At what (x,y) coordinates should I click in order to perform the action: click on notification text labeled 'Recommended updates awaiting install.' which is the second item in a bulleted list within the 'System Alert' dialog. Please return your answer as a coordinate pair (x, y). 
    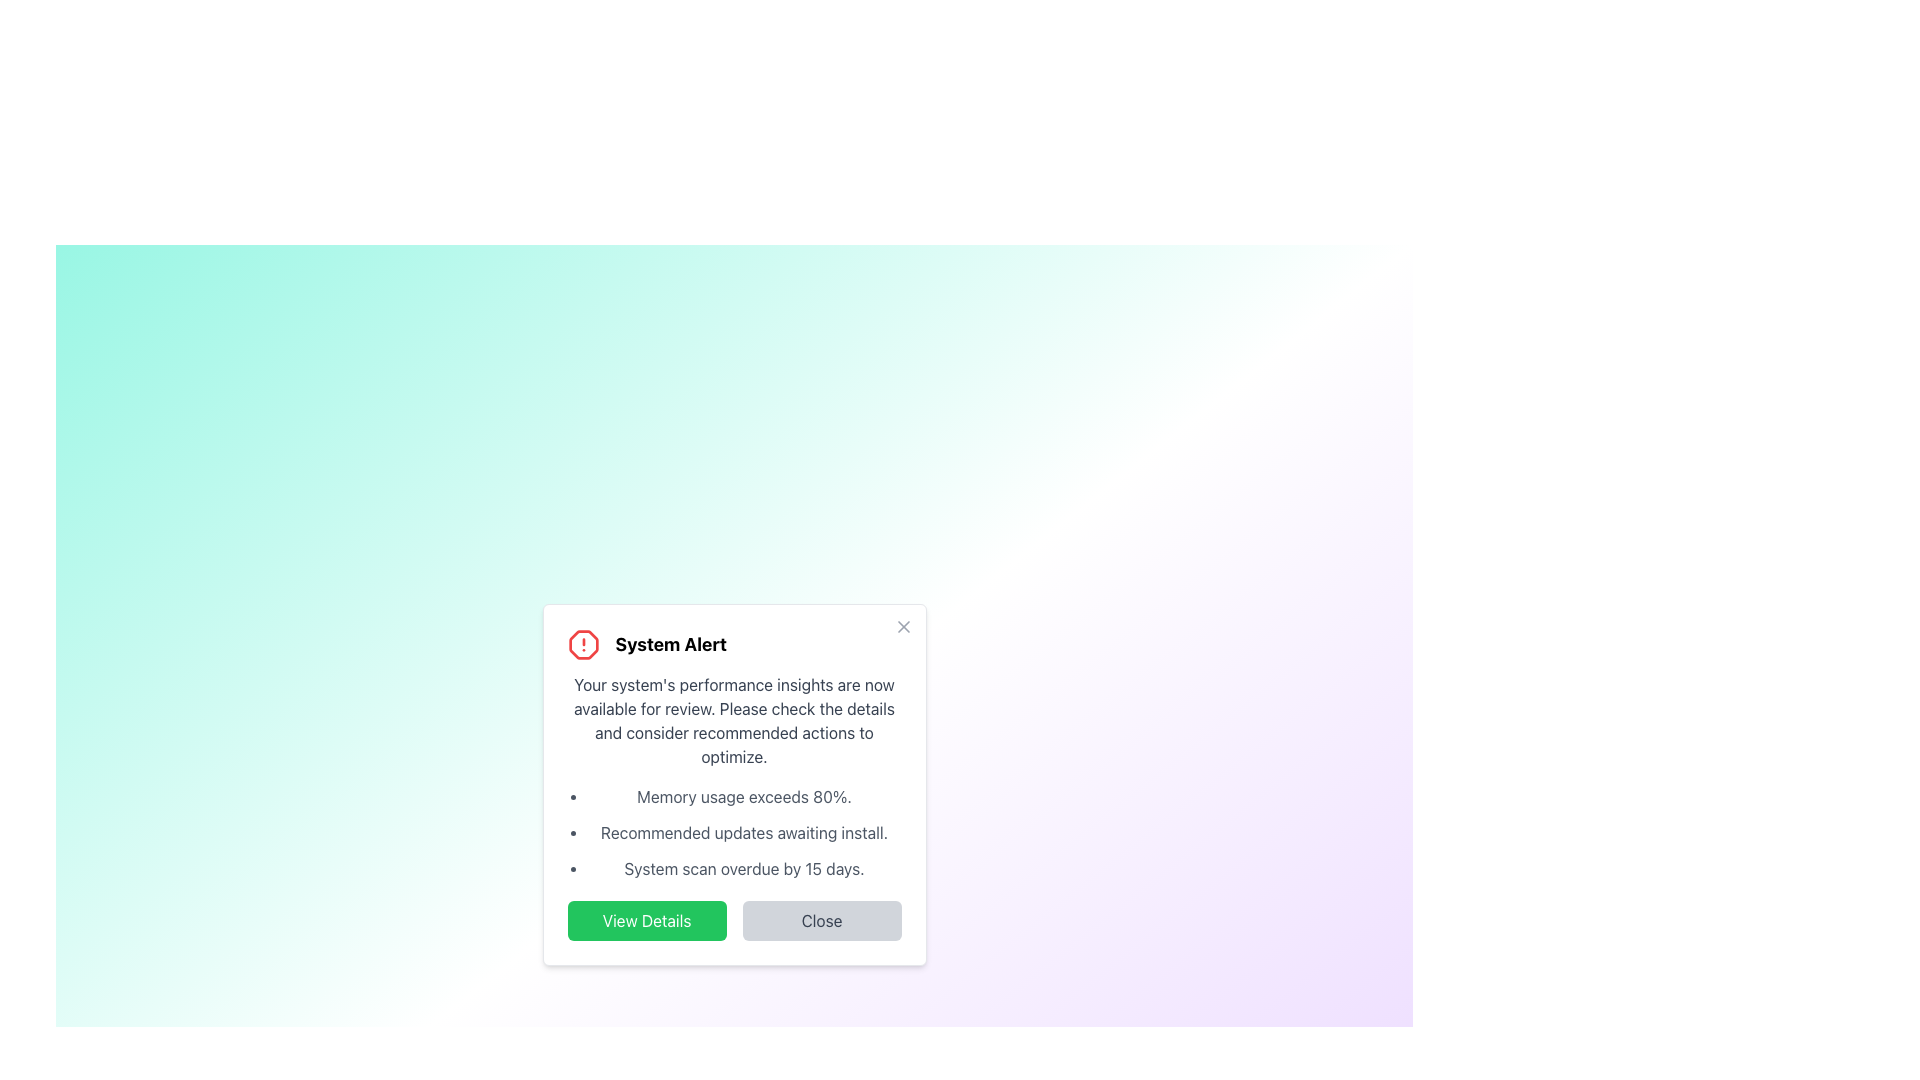
    Looking at the image, I should click on (743, 833).